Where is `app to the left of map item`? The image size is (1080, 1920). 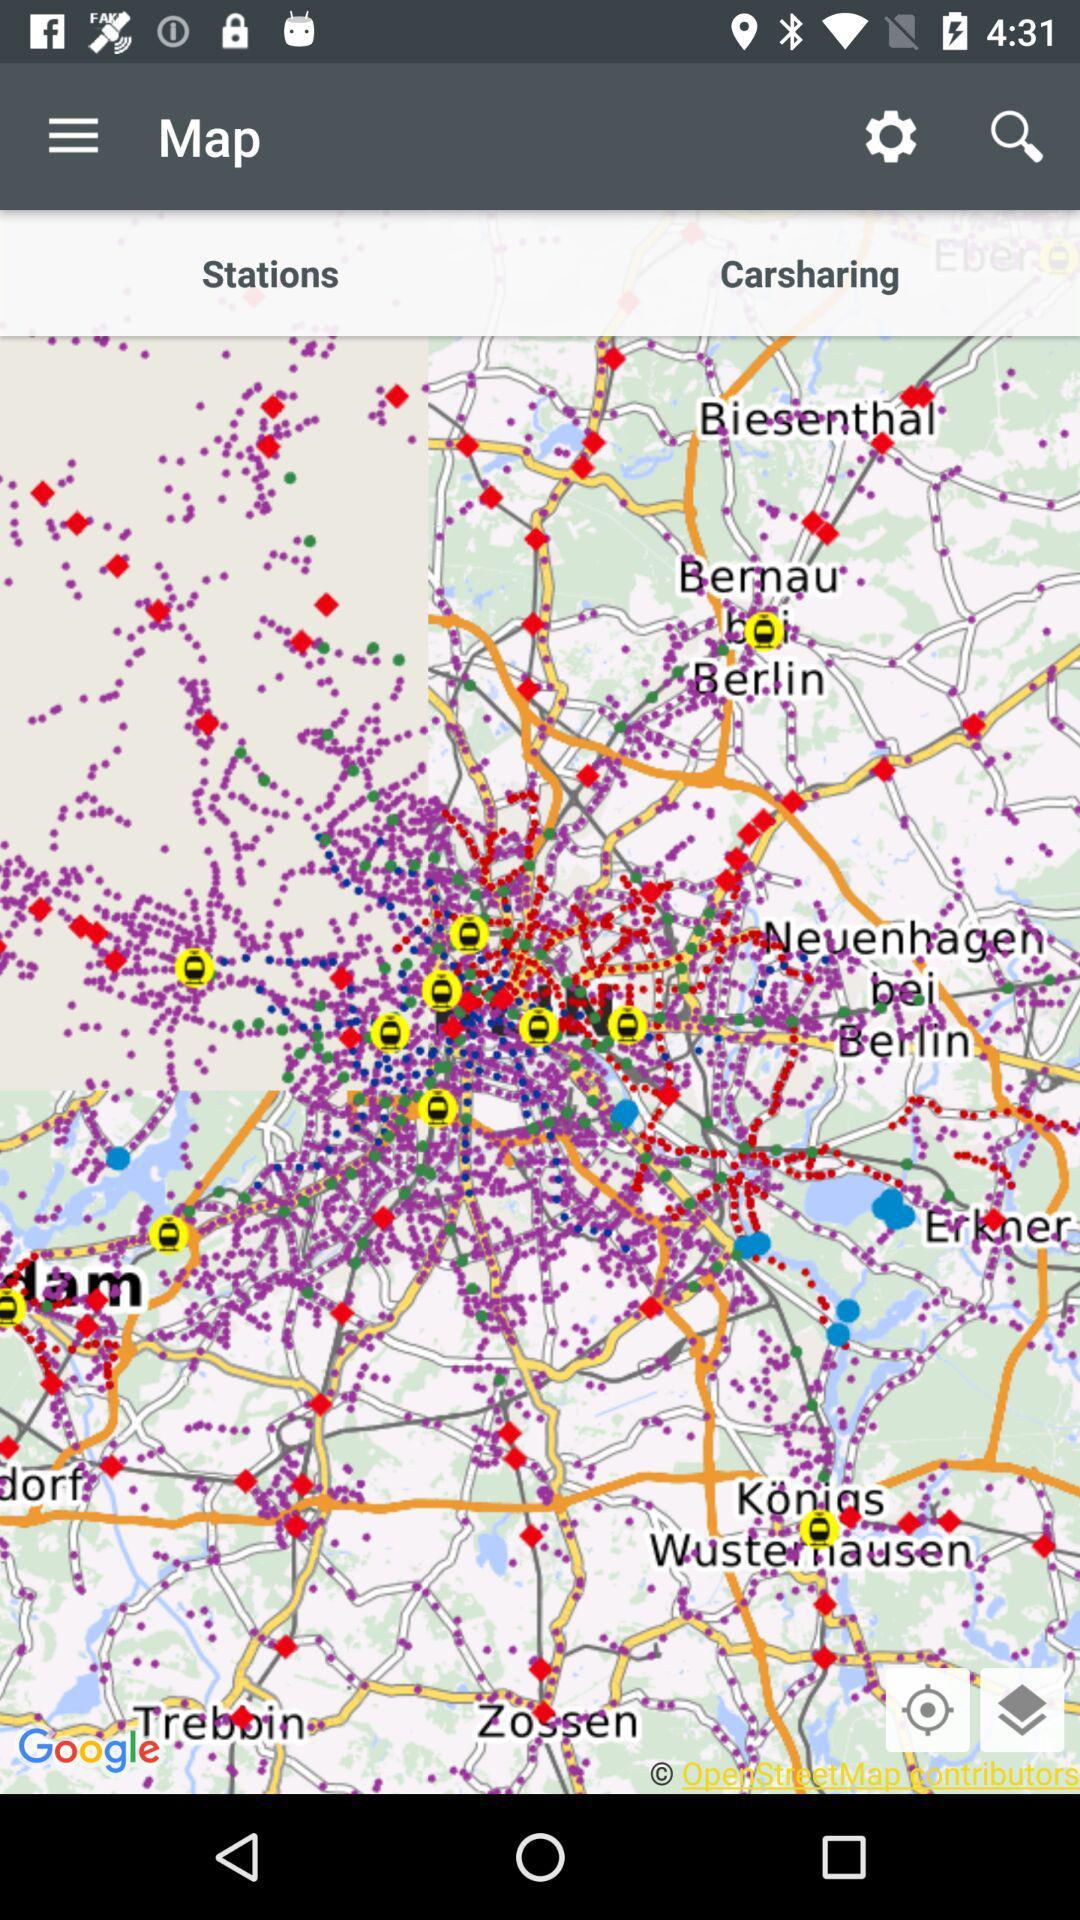 app to the left of map item is located at coordinates (72, 135).